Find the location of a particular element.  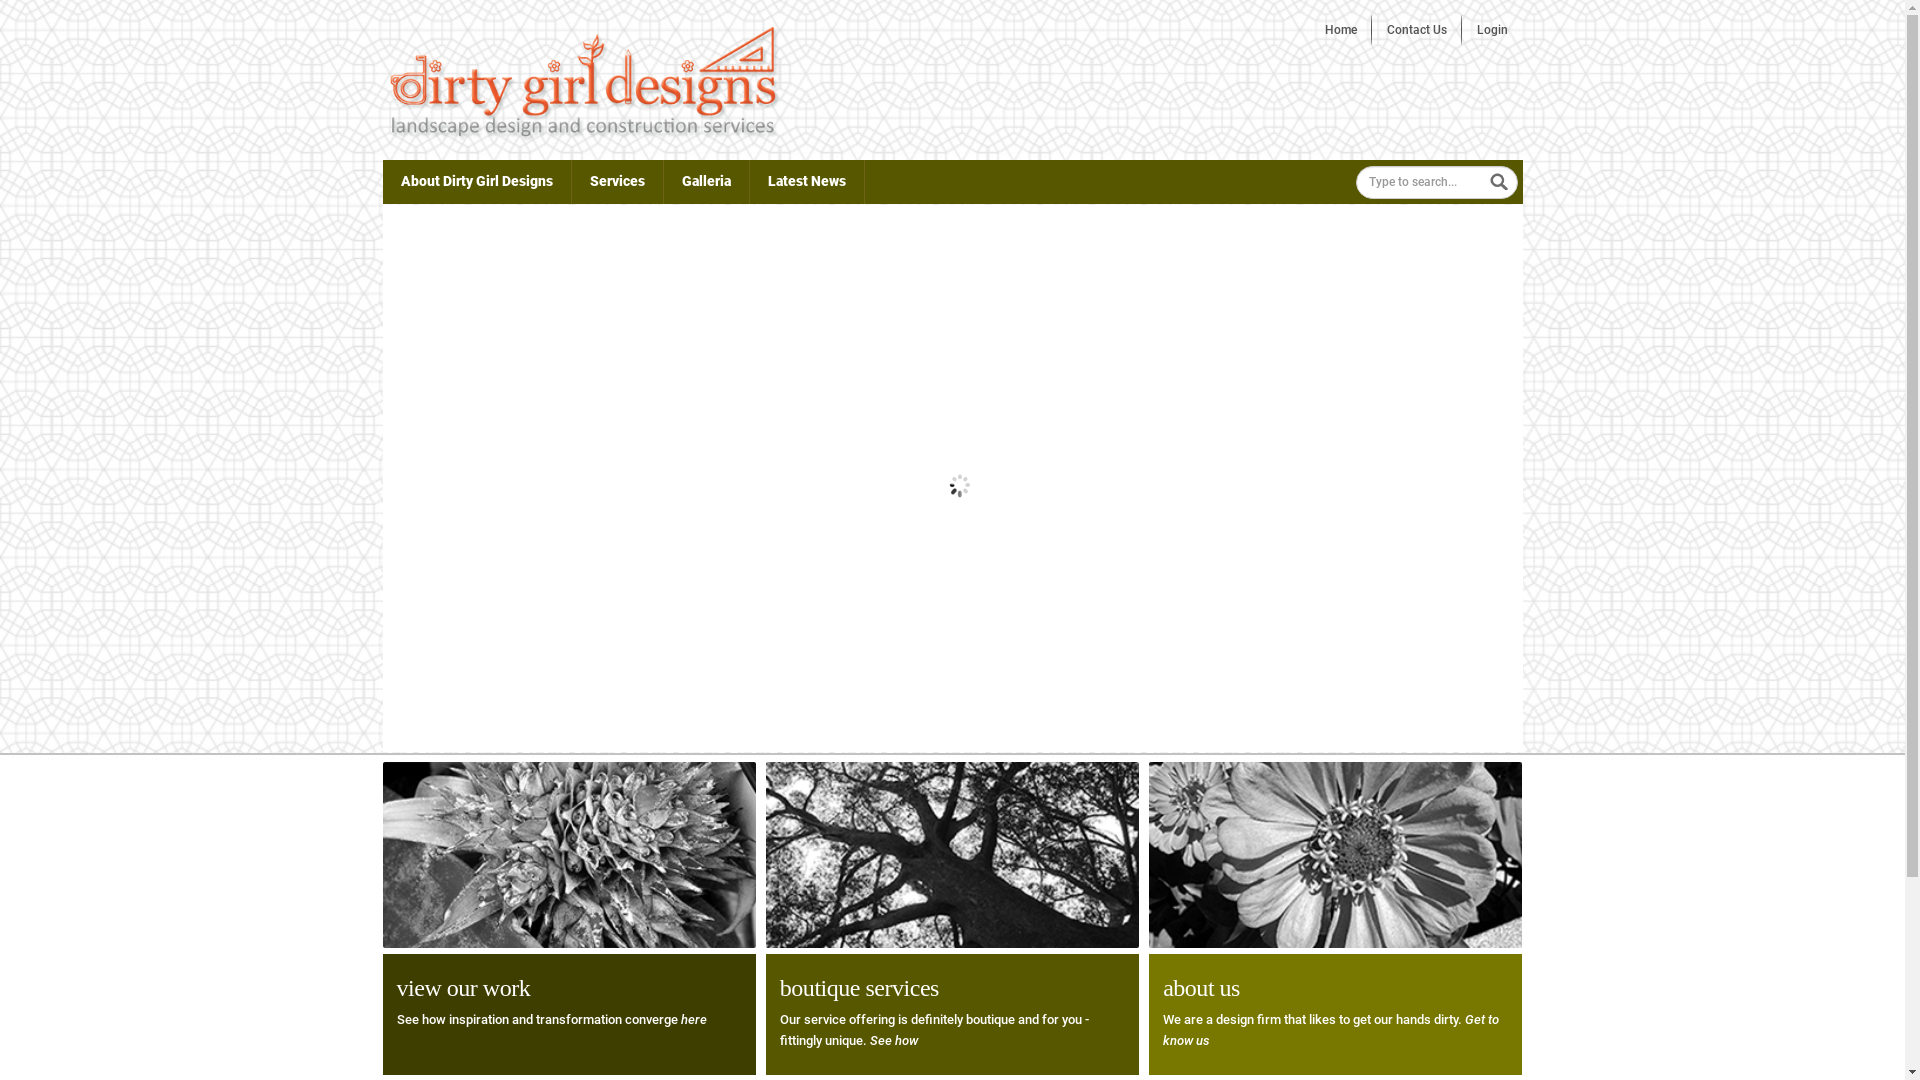

'See how inspiration and transformation converge here' is located at coordinates (551, 1019).